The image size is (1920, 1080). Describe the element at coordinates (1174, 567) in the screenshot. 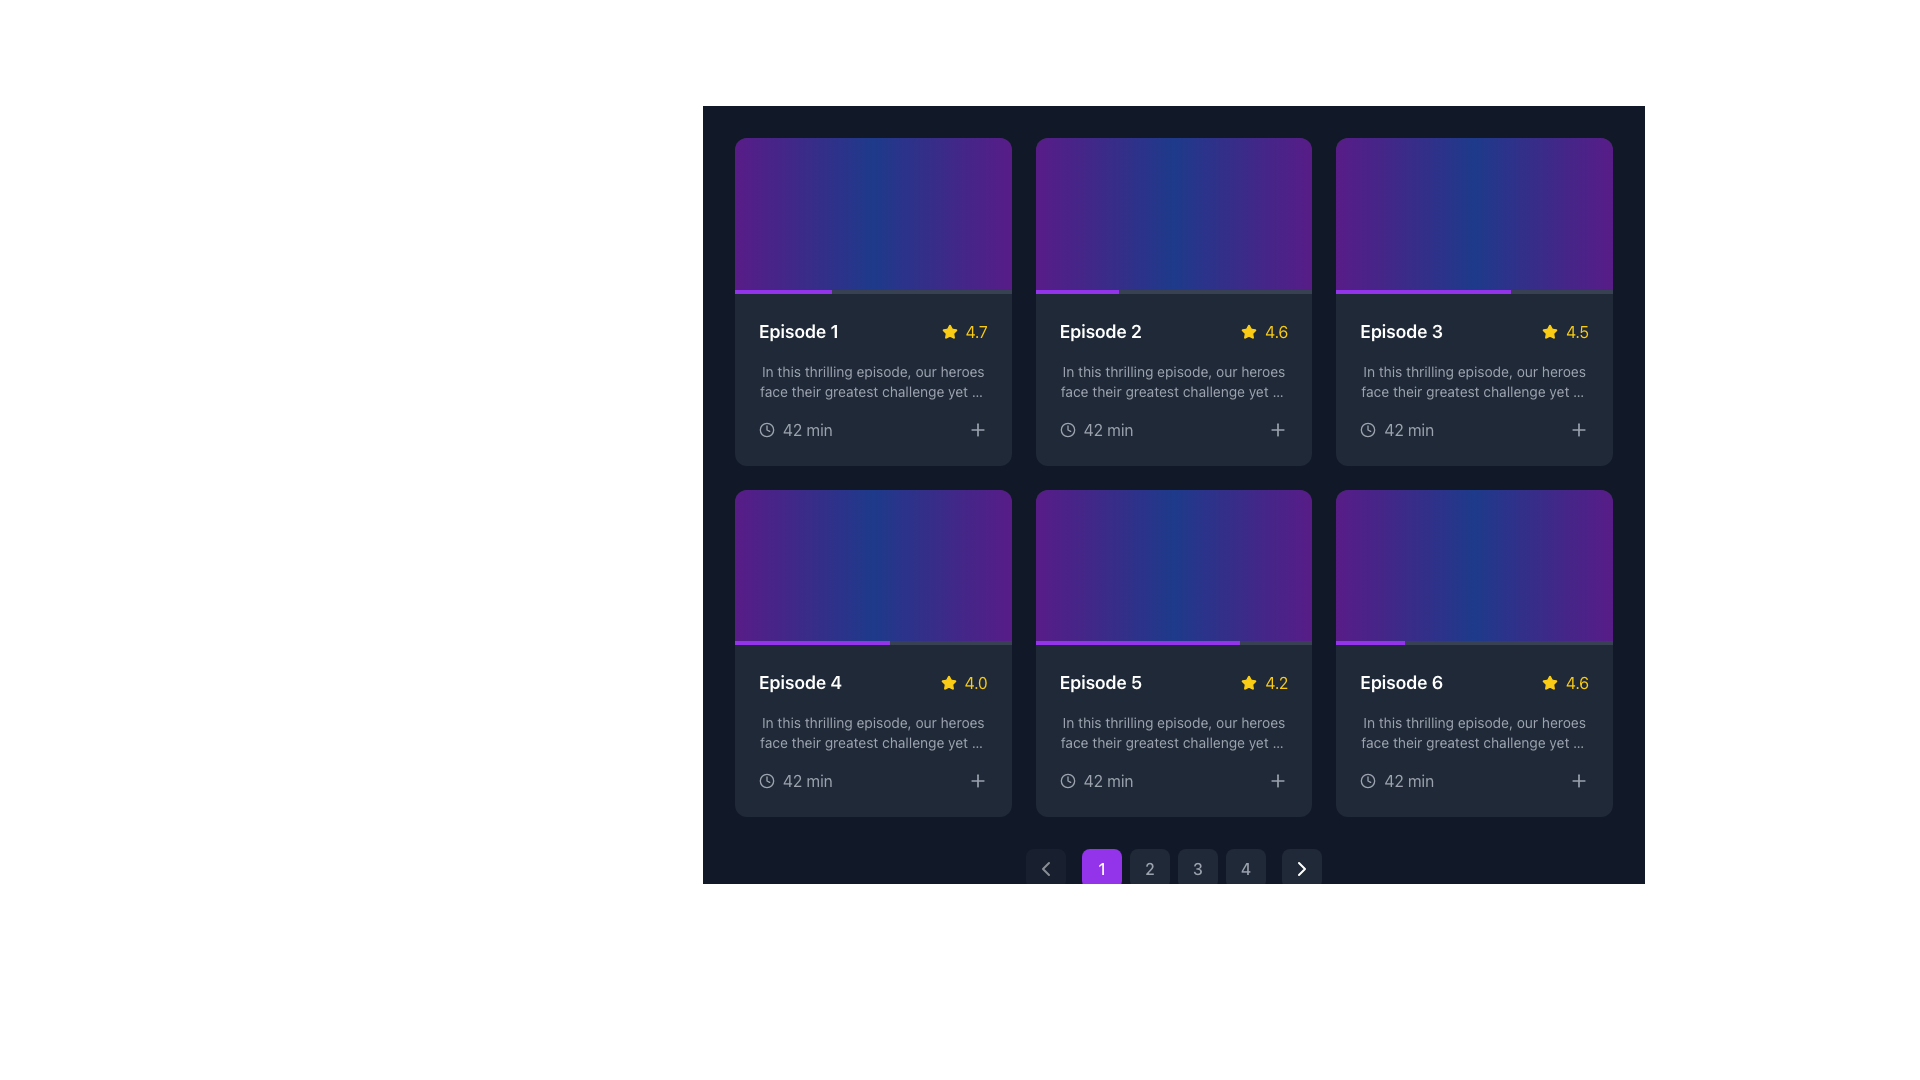

I see `the Episode 5 card, which is a rectangular area with a gradient background from purple` at that location.